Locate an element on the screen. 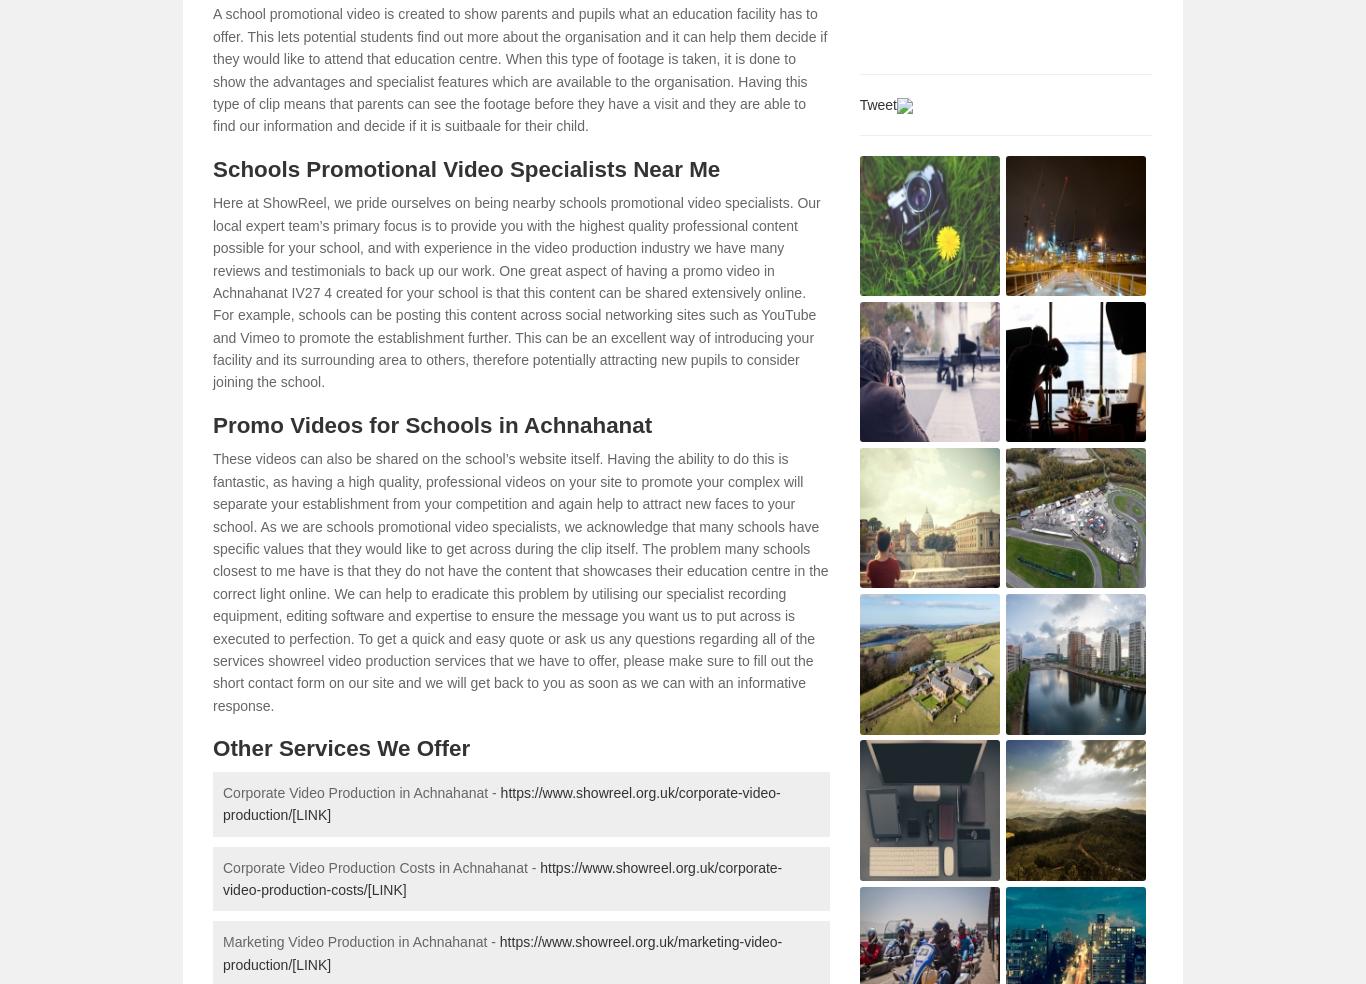 Image resolution: width=1366 pixels, height=984 pixels. 'Tweet' is located at coordinates (877, 103).